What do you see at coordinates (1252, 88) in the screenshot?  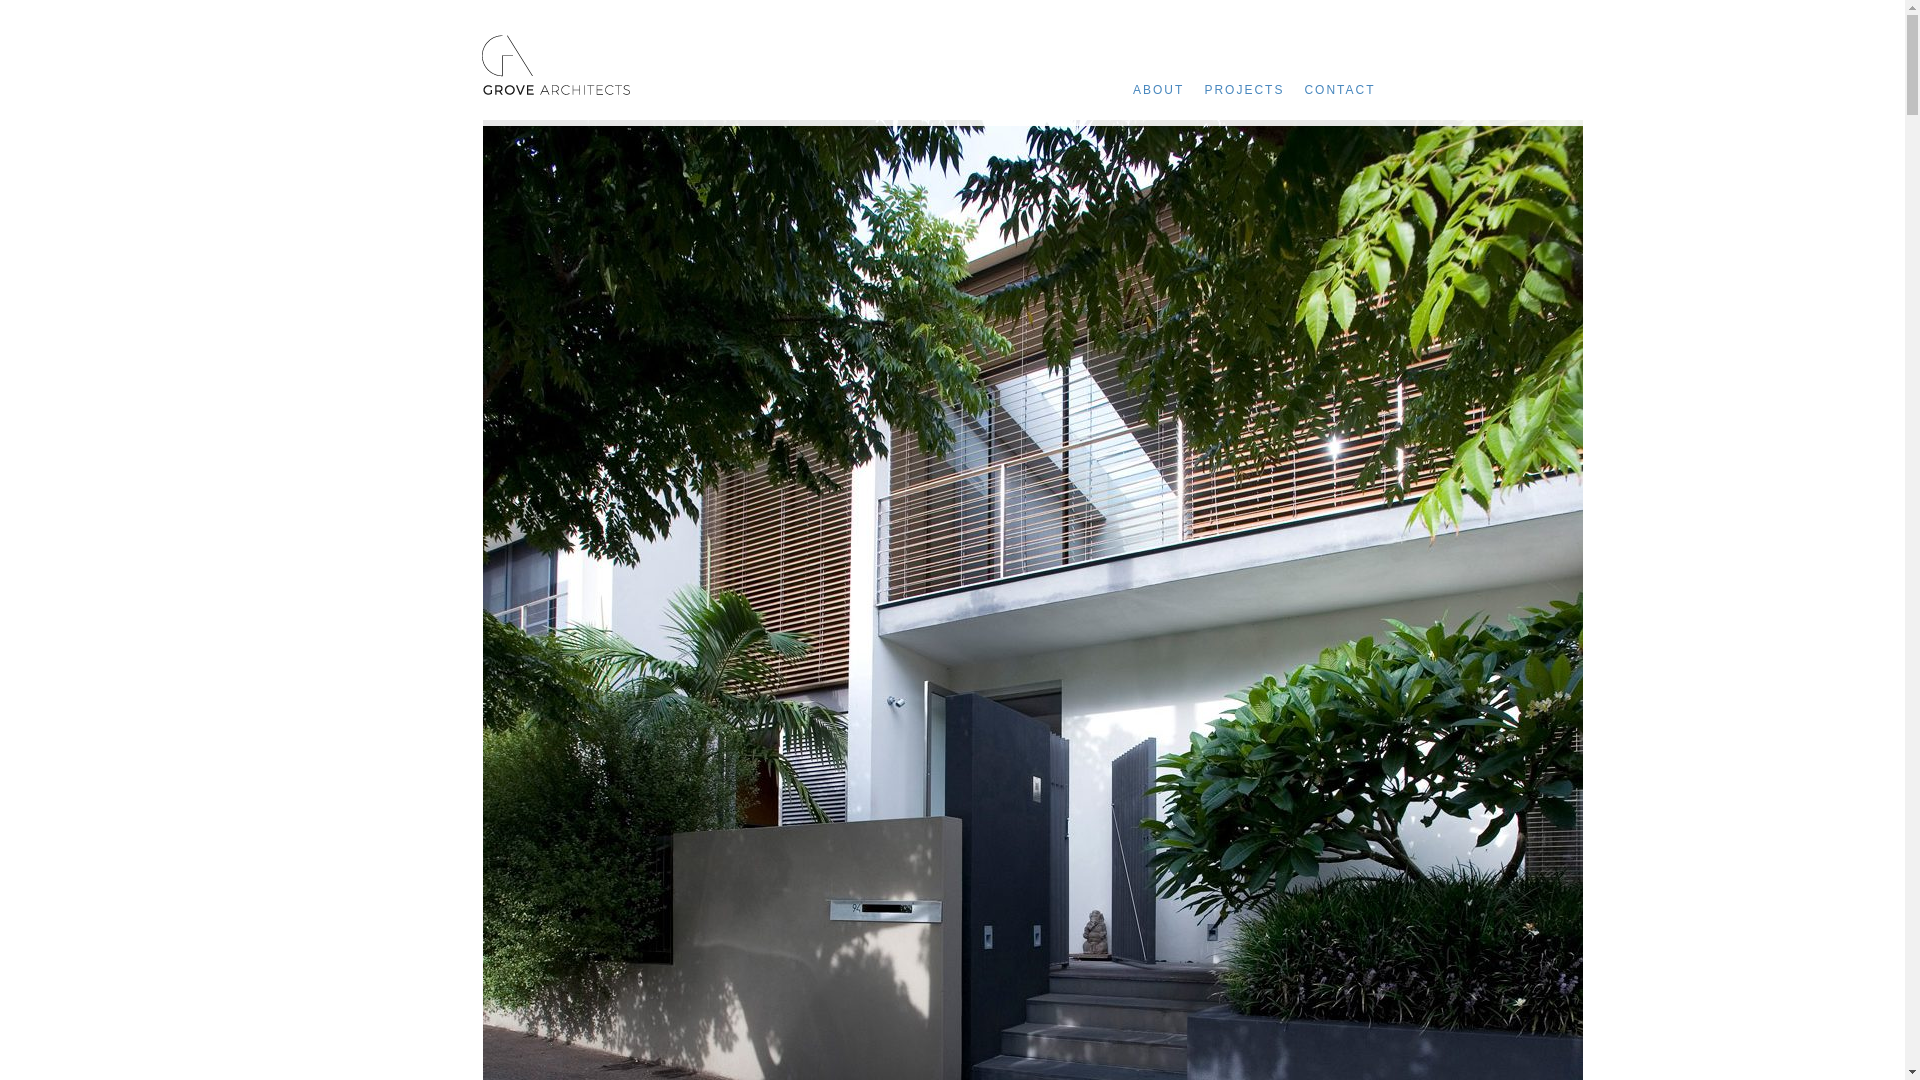 I see `'PROJECTS'` at bounding box center [1252, 88].